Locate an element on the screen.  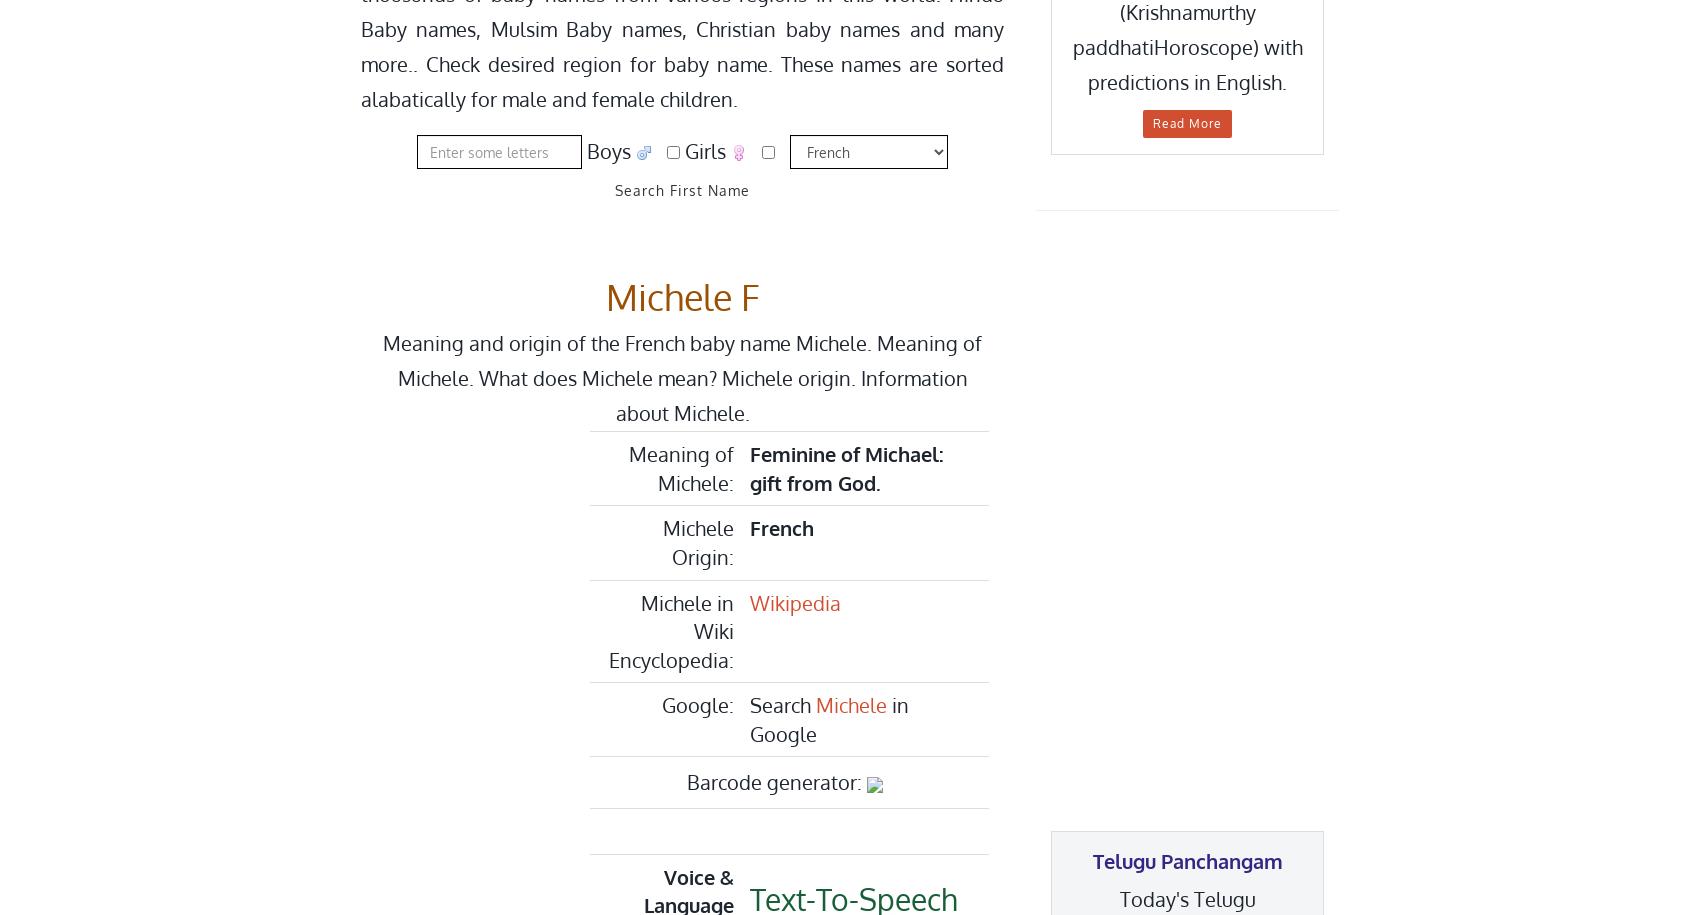
'Google:' is located at coordinates (697, 704).